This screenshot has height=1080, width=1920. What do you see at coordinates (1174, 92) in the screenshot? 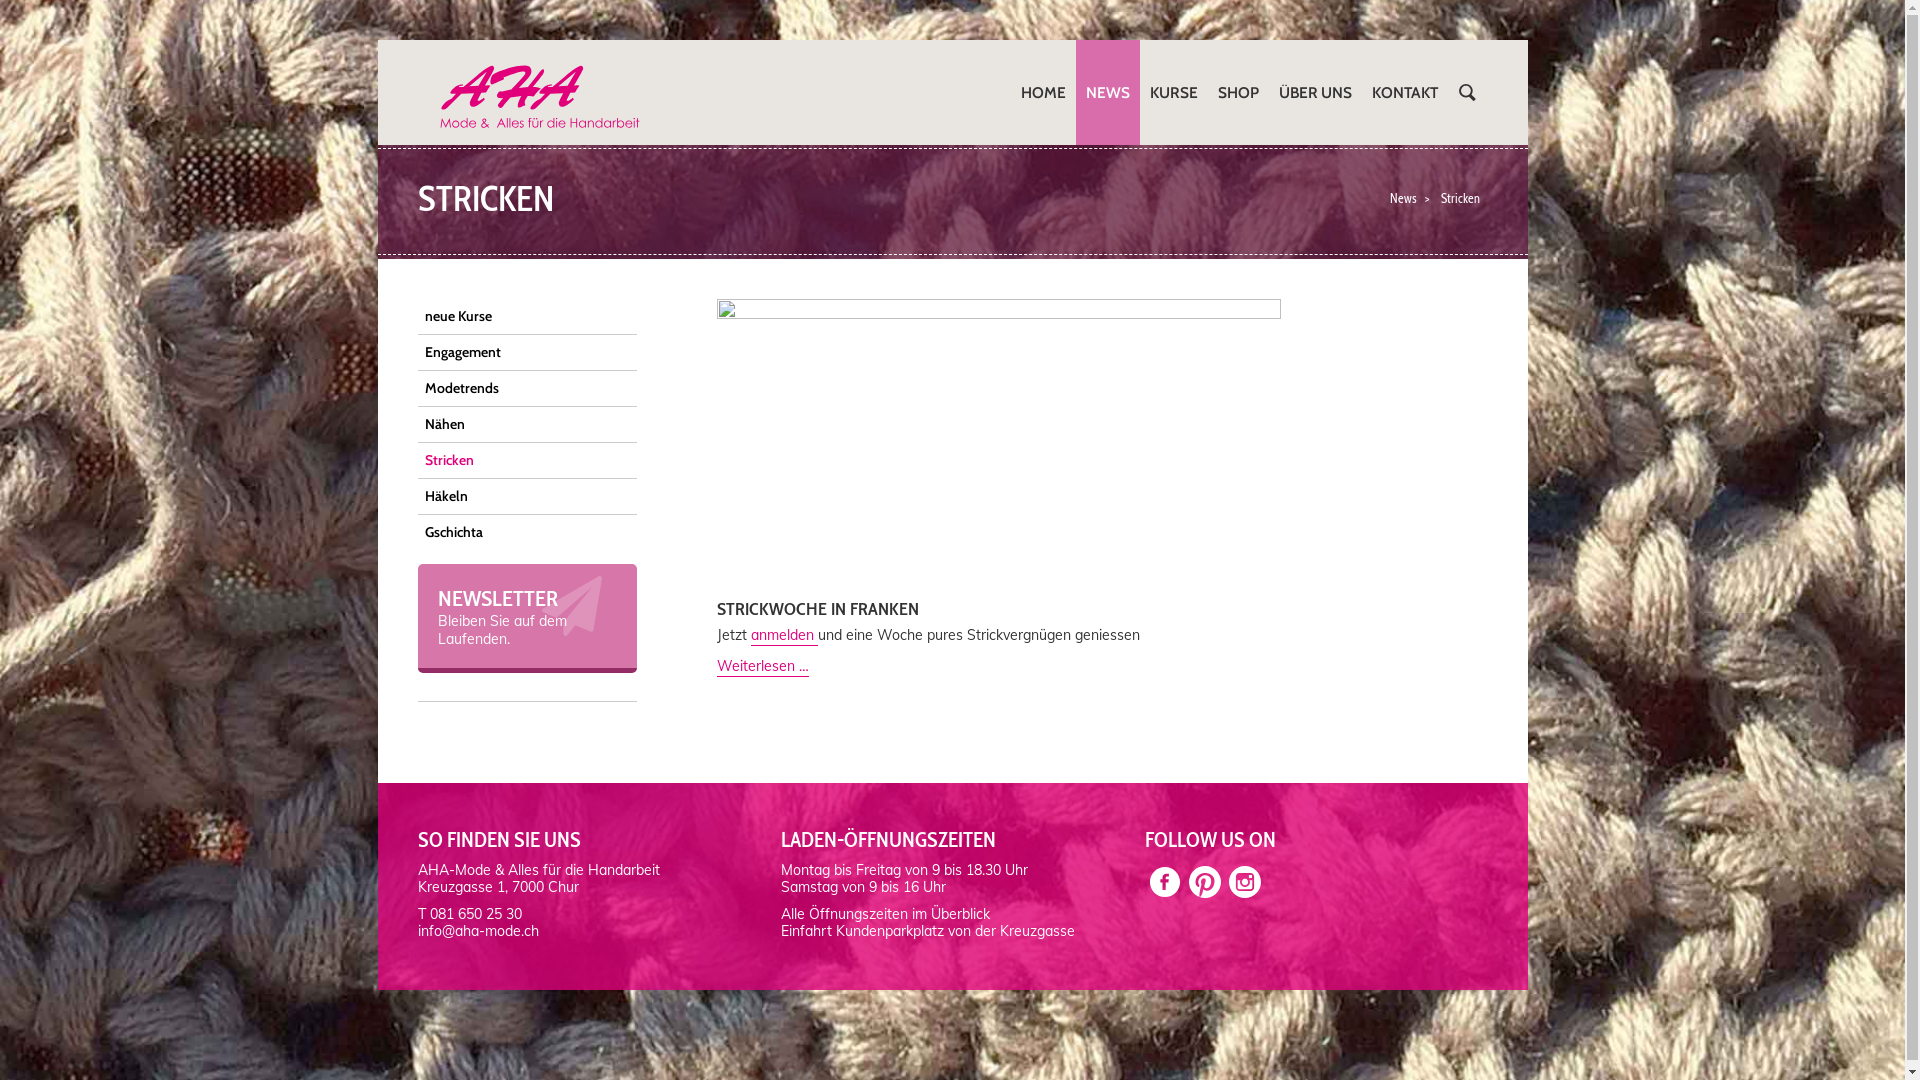
I see `'KURSE'` at bounding box center [1174, 92].